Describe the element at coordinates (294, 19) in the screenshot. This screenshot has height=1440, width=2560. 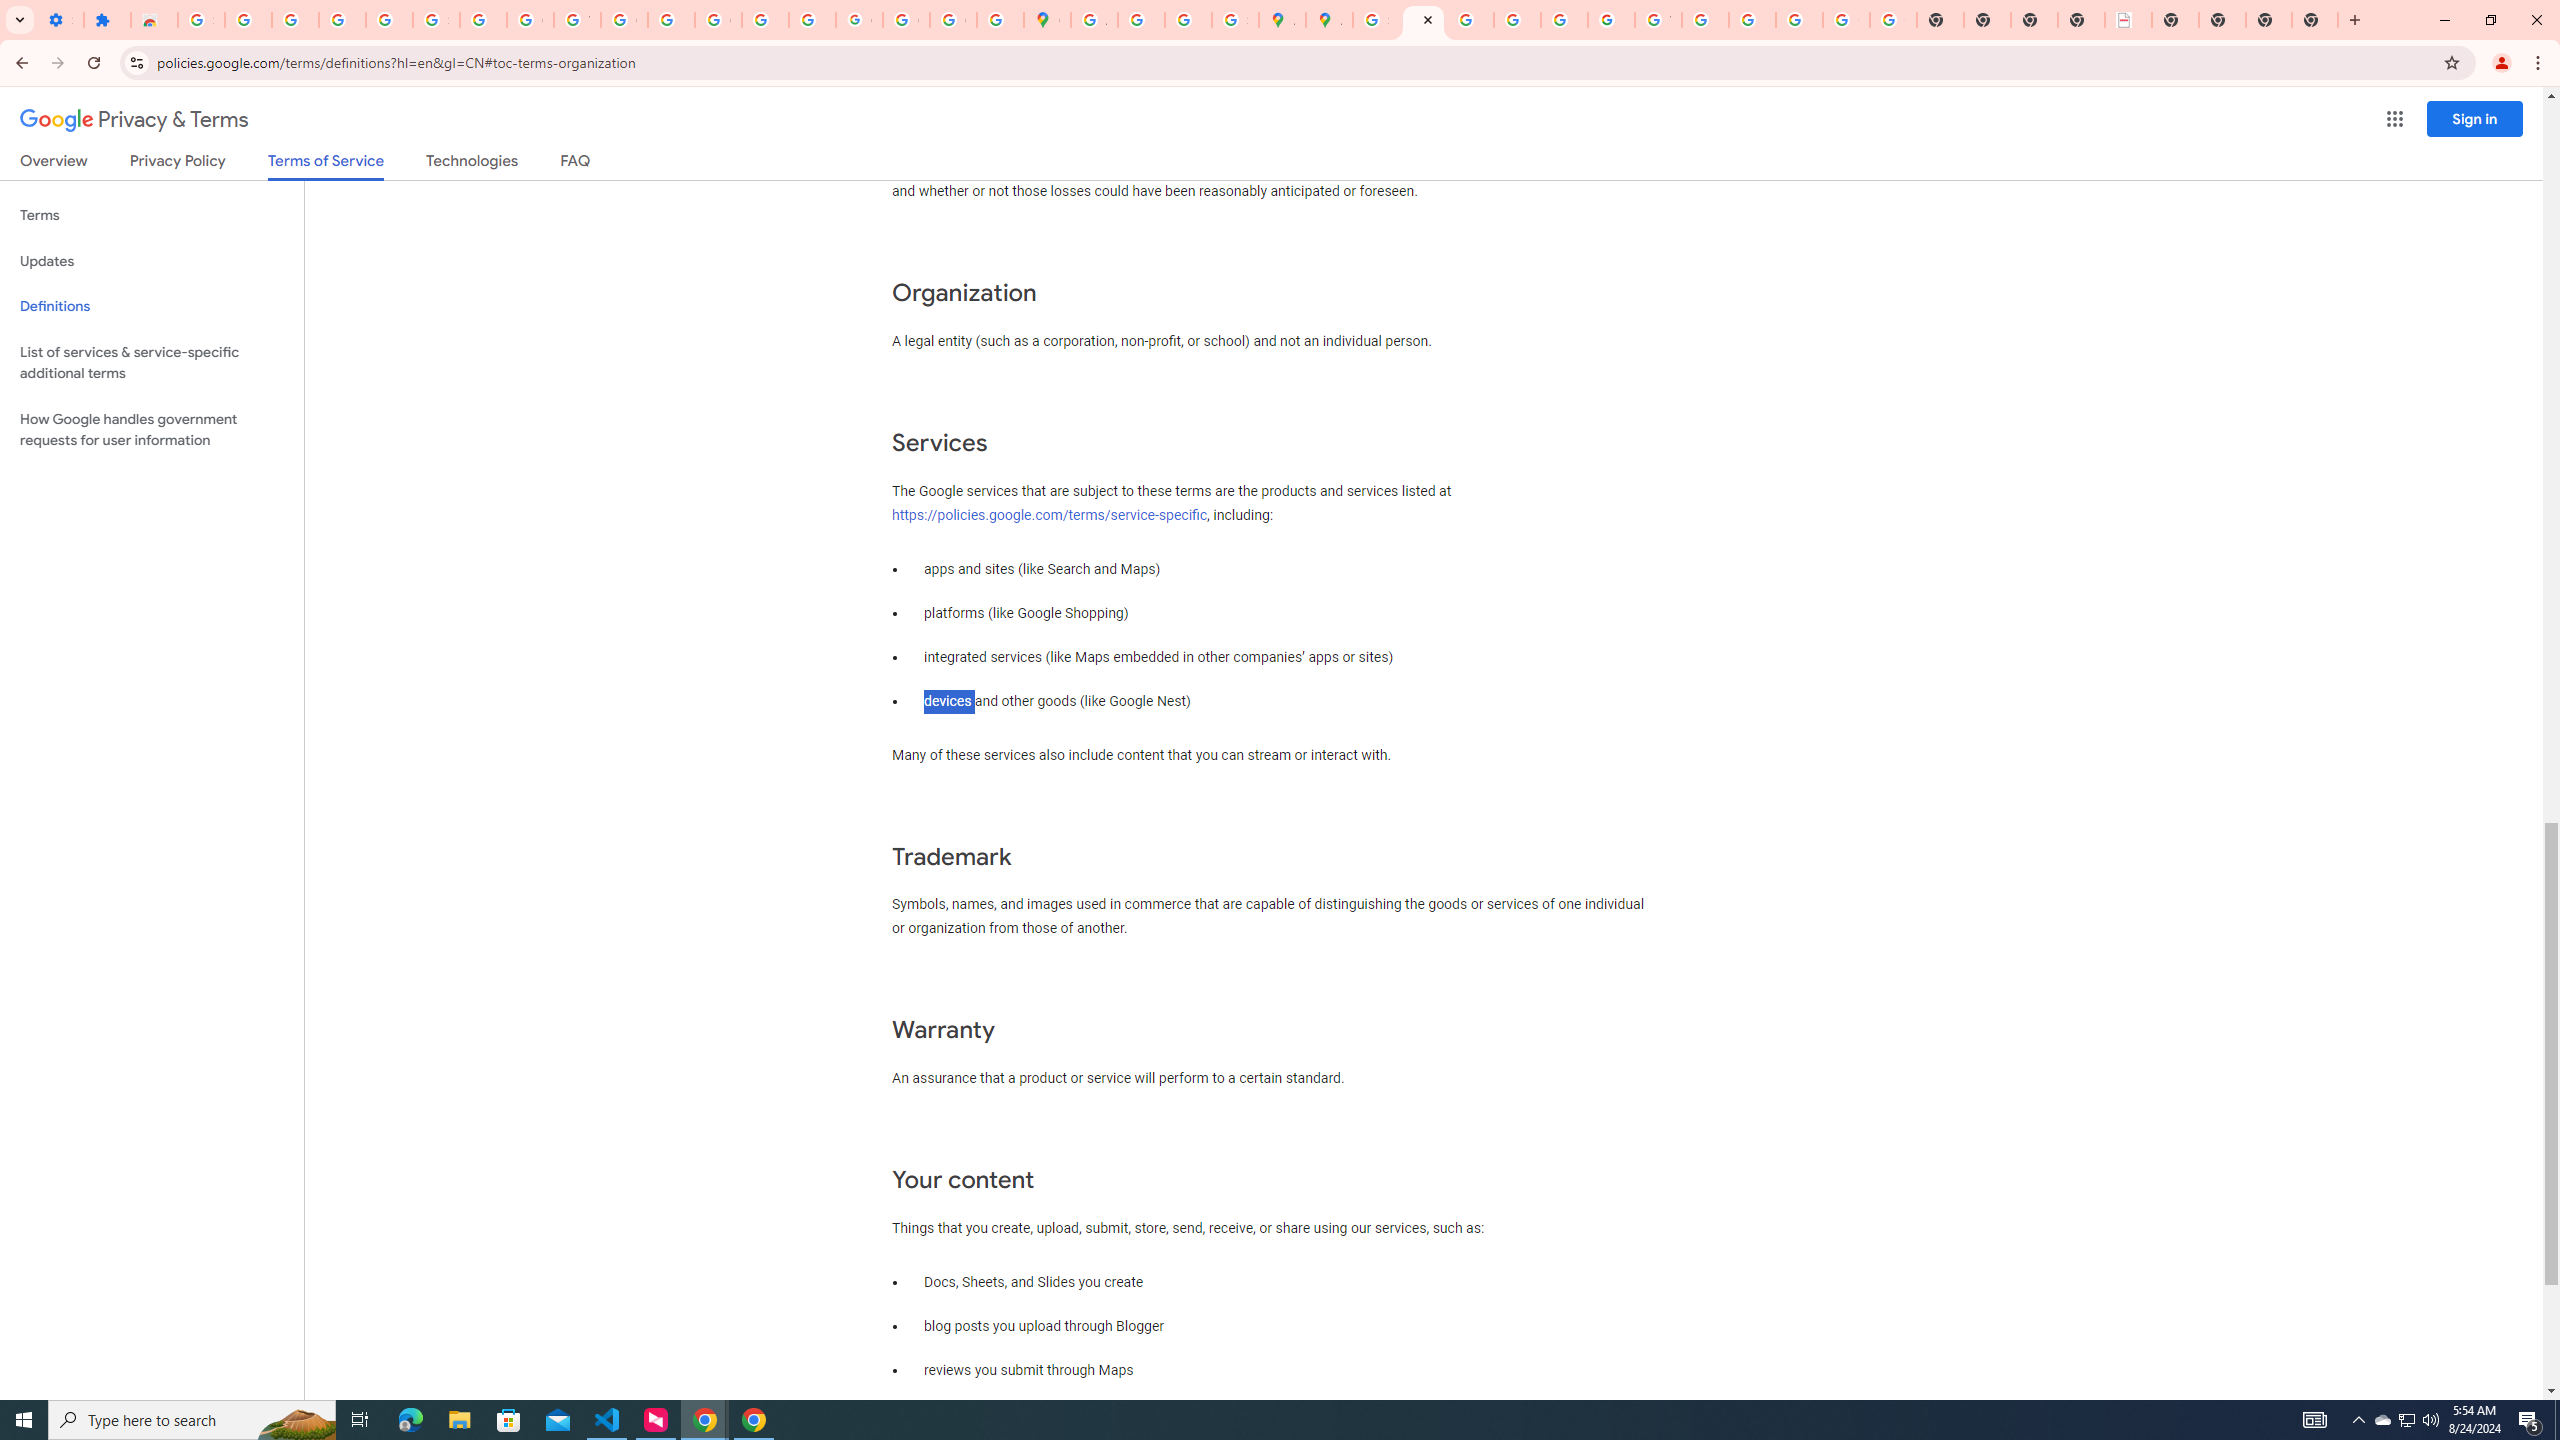
I see `'Delete photos & videos - Computer - Google Photos Help'` at that location.